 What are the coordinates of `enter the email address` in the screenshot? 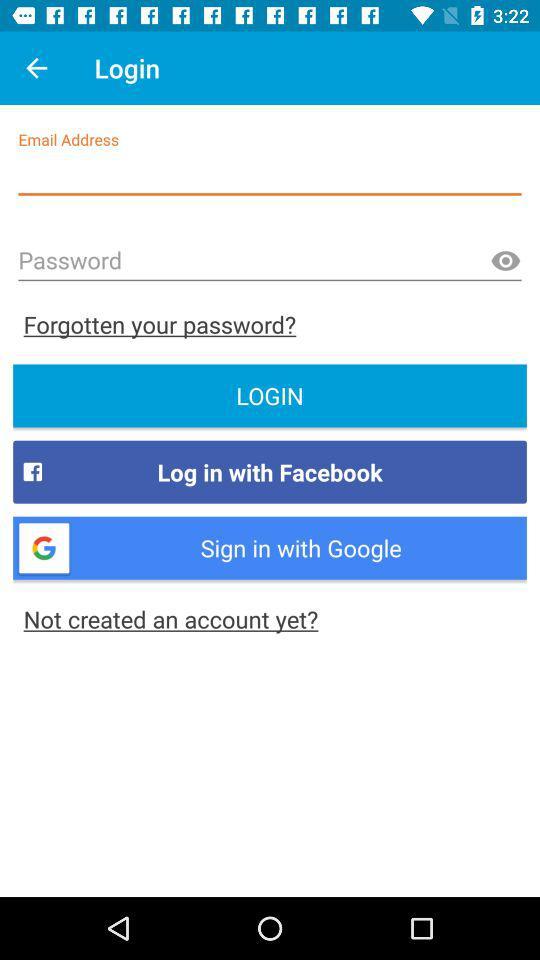 It's located at (270, 174).